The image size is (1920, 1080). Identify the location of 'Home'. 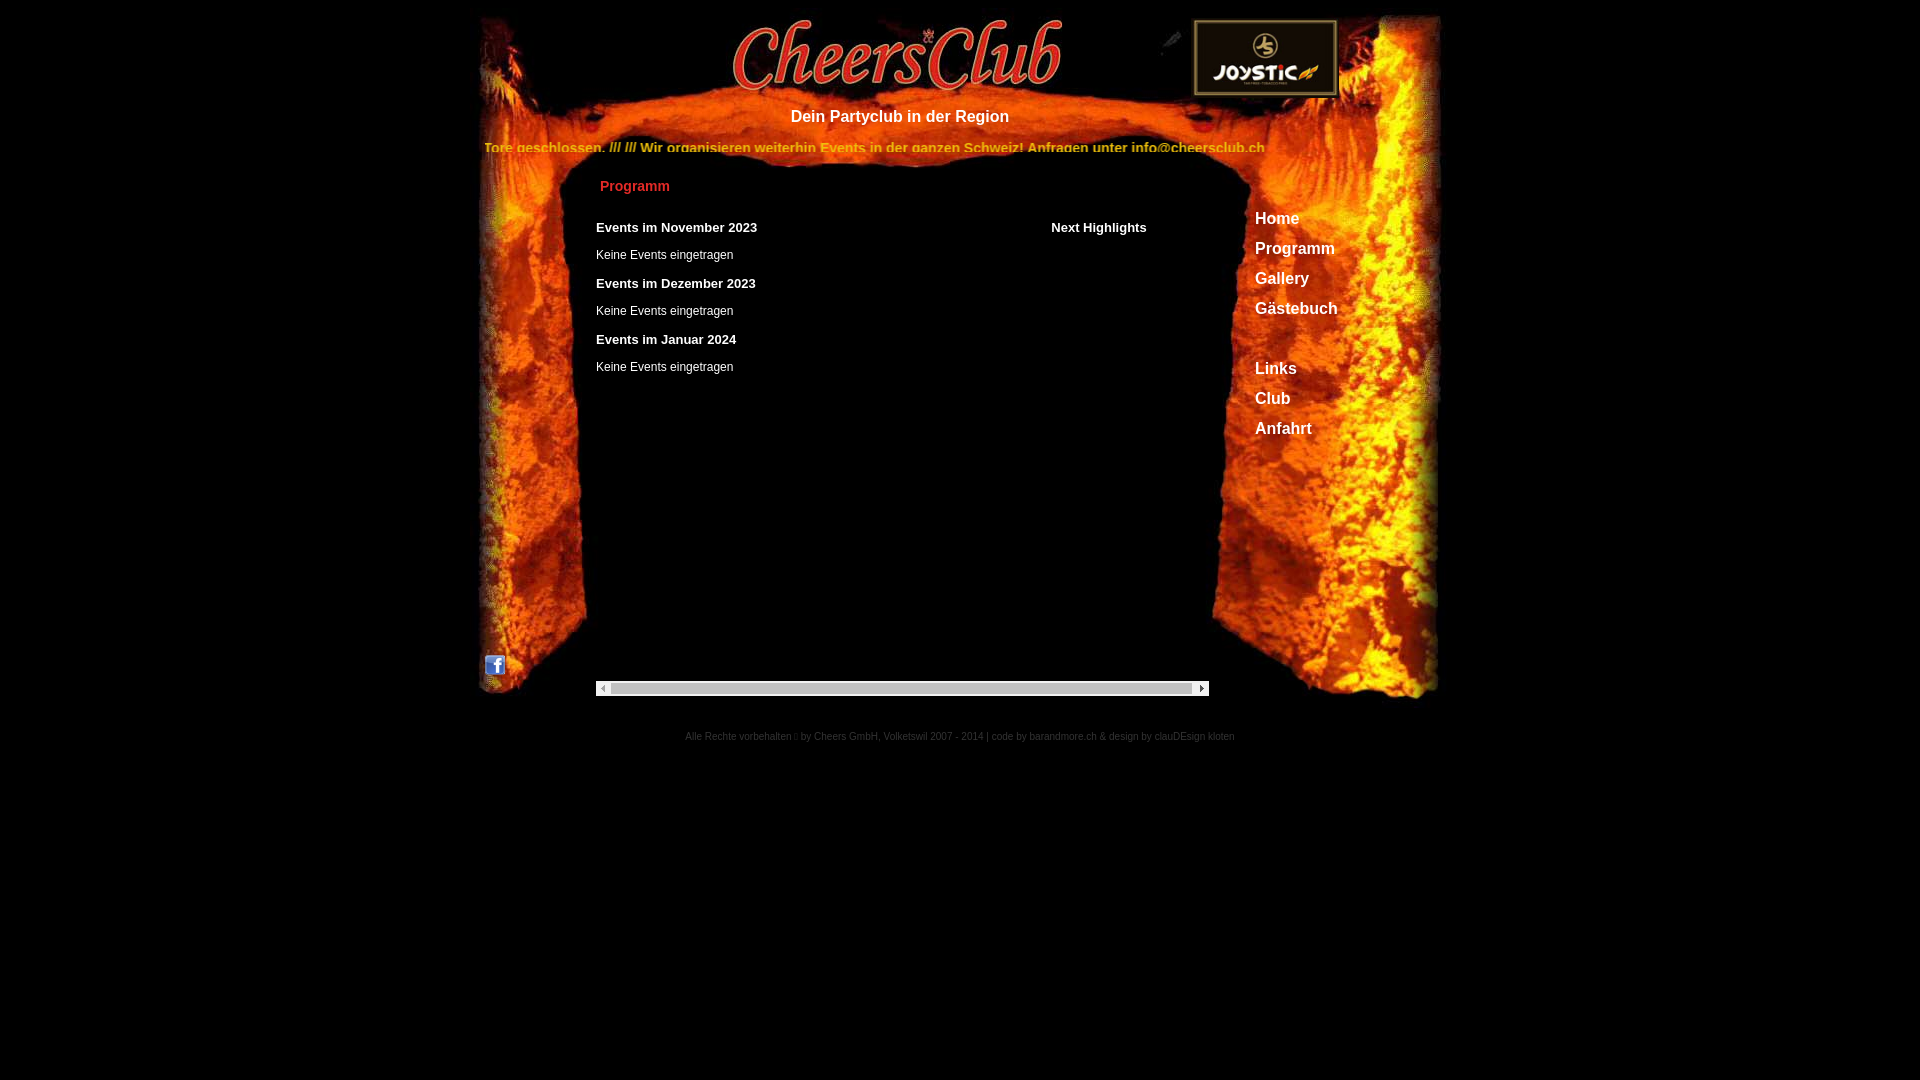
(1275, 218).